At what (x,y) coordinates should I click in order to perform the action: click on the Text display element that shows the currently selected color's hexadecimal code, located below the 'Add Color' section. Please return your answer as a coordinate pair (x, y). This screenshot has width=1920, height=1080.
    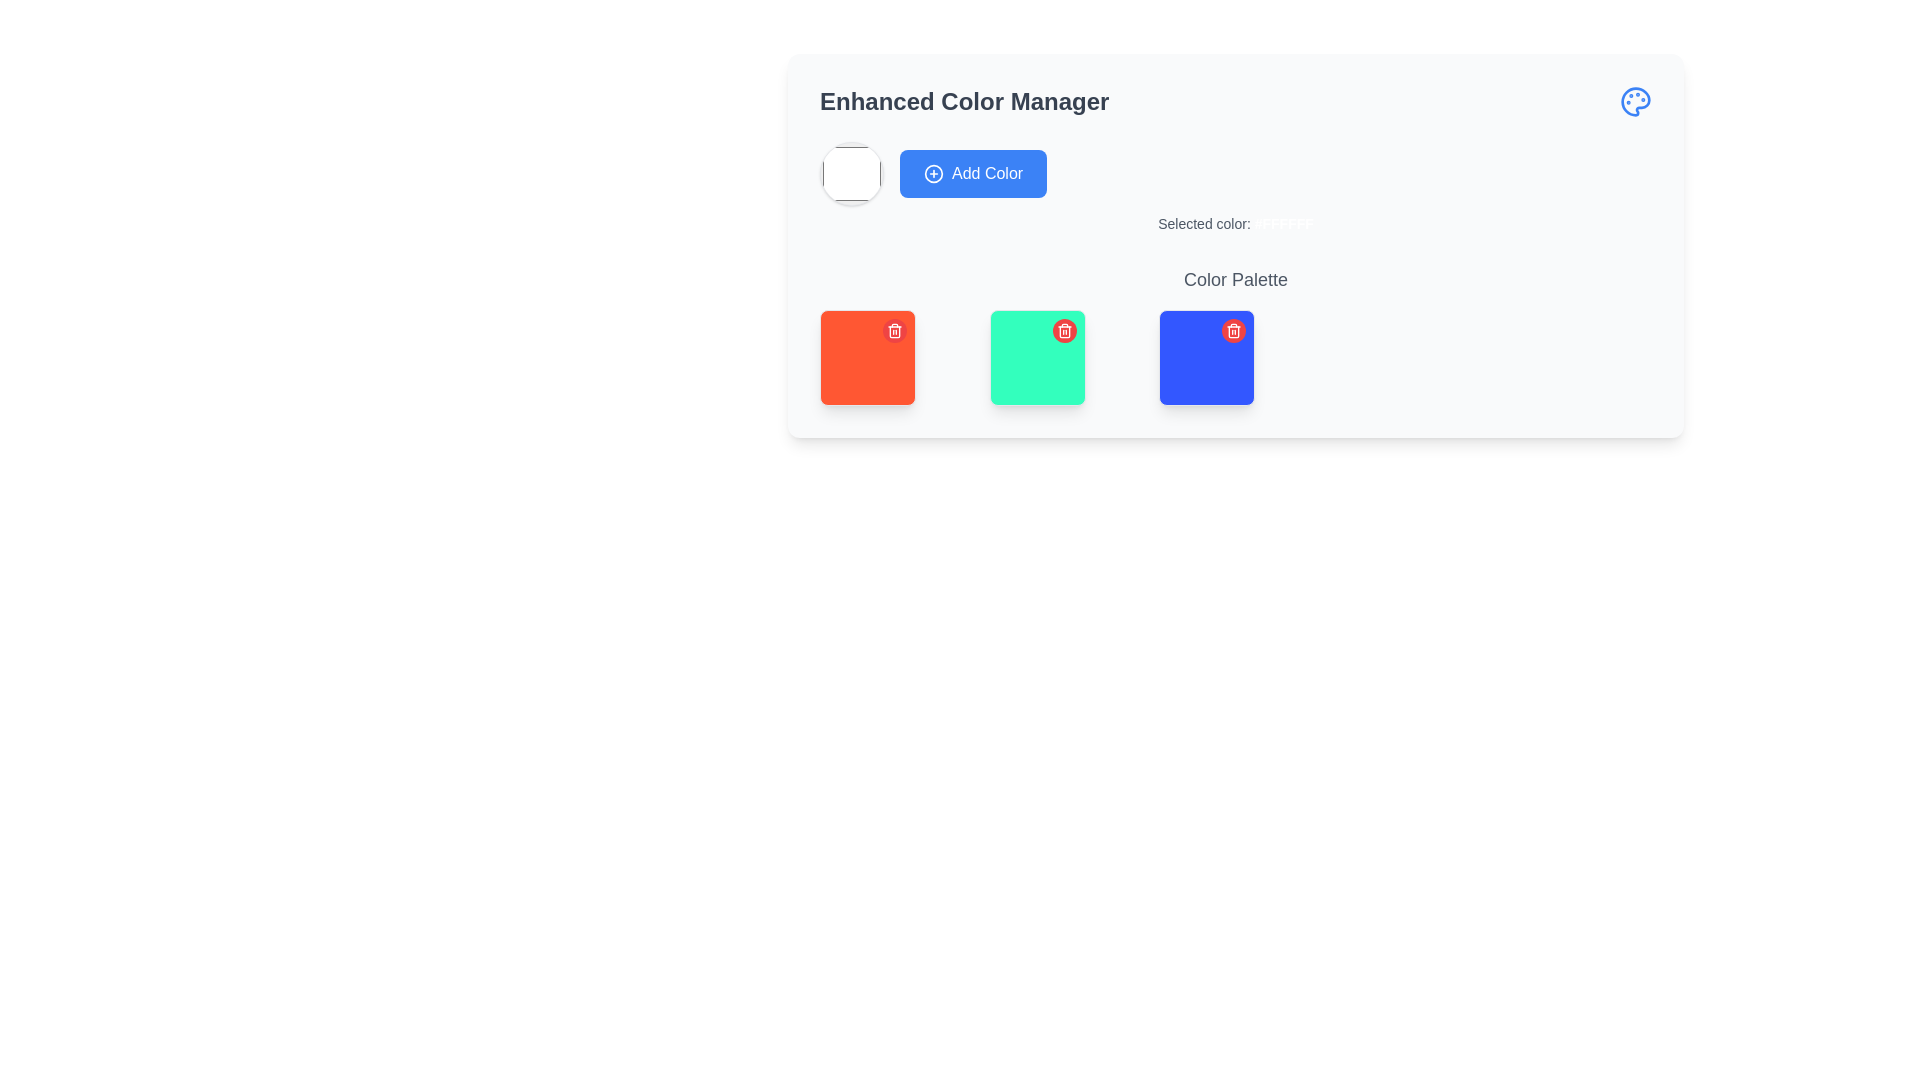
    Looking at the image, I should click on (1235, 223).